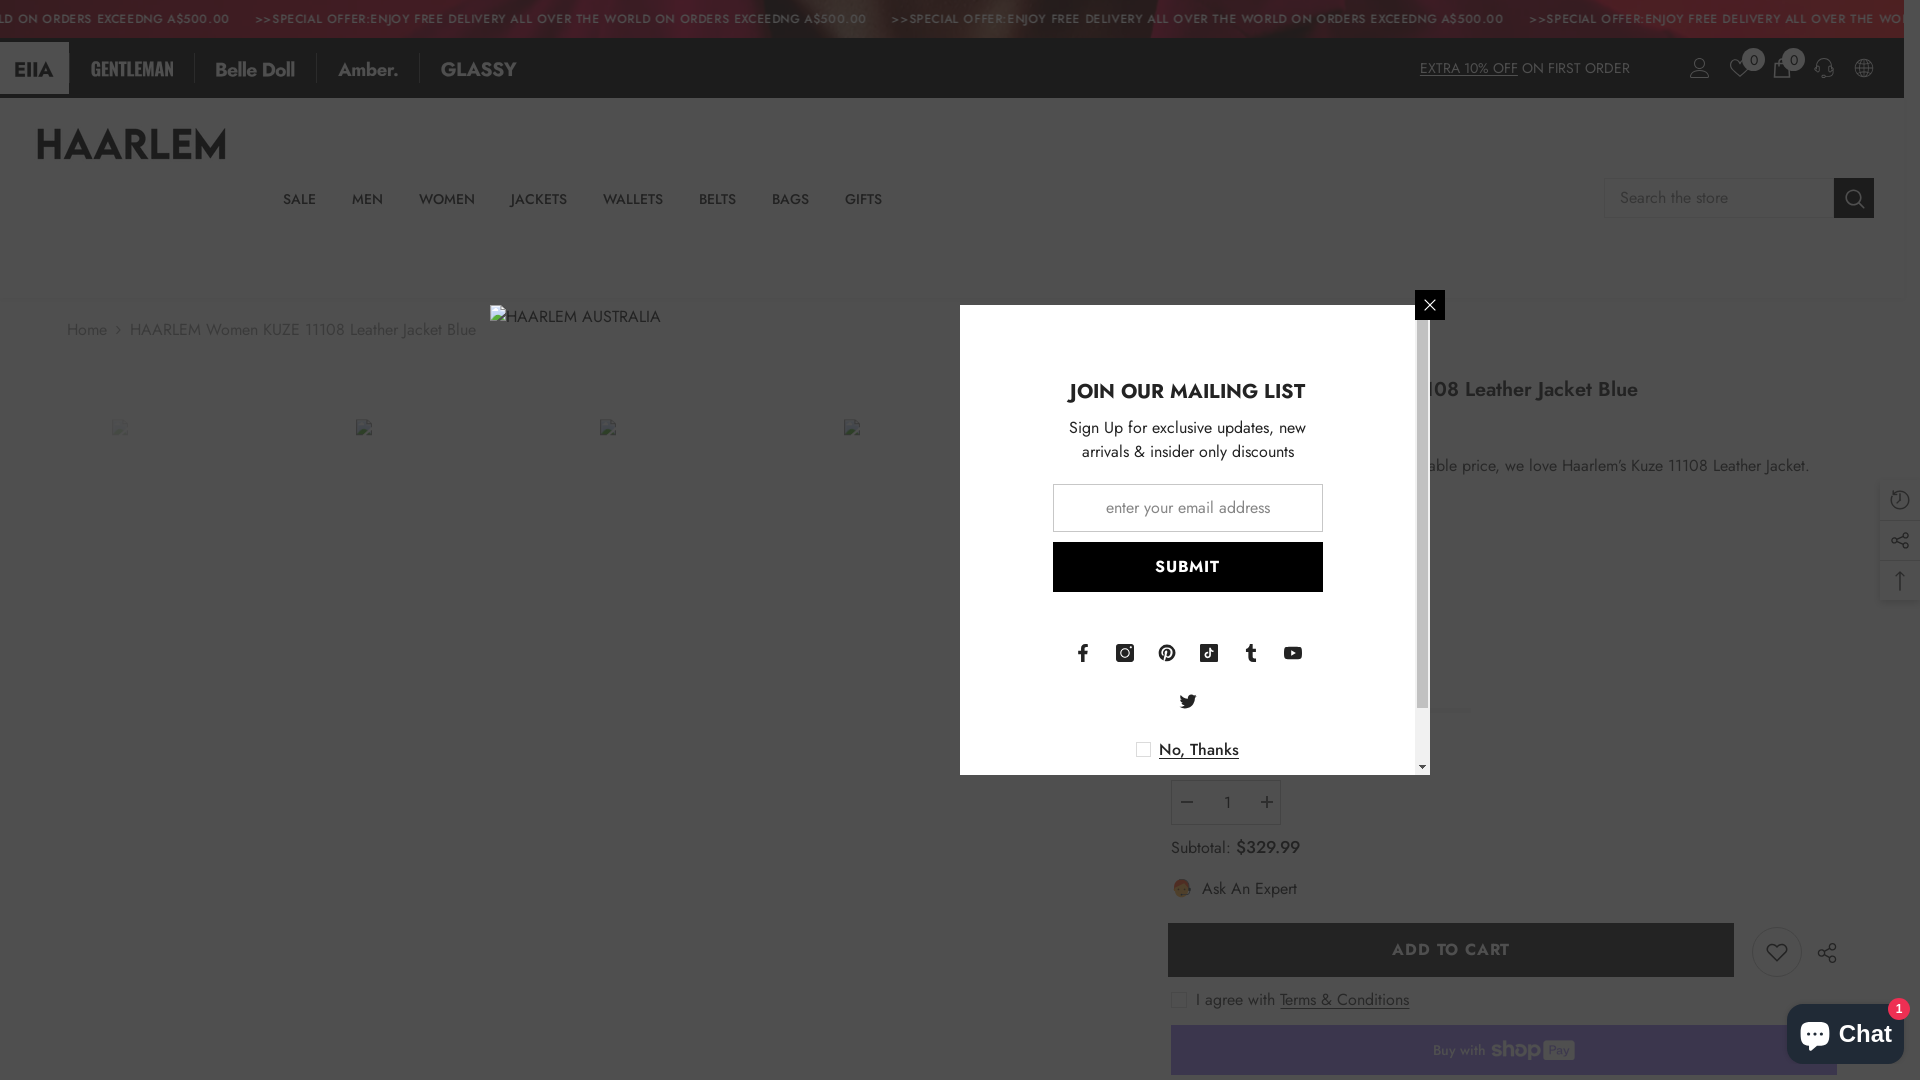 The width and height of the screenshot is (1920, 1080). Describe the element at coordinates (355, 585) in the screenshot. I see `'HAARLEM Women KUZE 11108 Leather Jacket Blue'` at that location.